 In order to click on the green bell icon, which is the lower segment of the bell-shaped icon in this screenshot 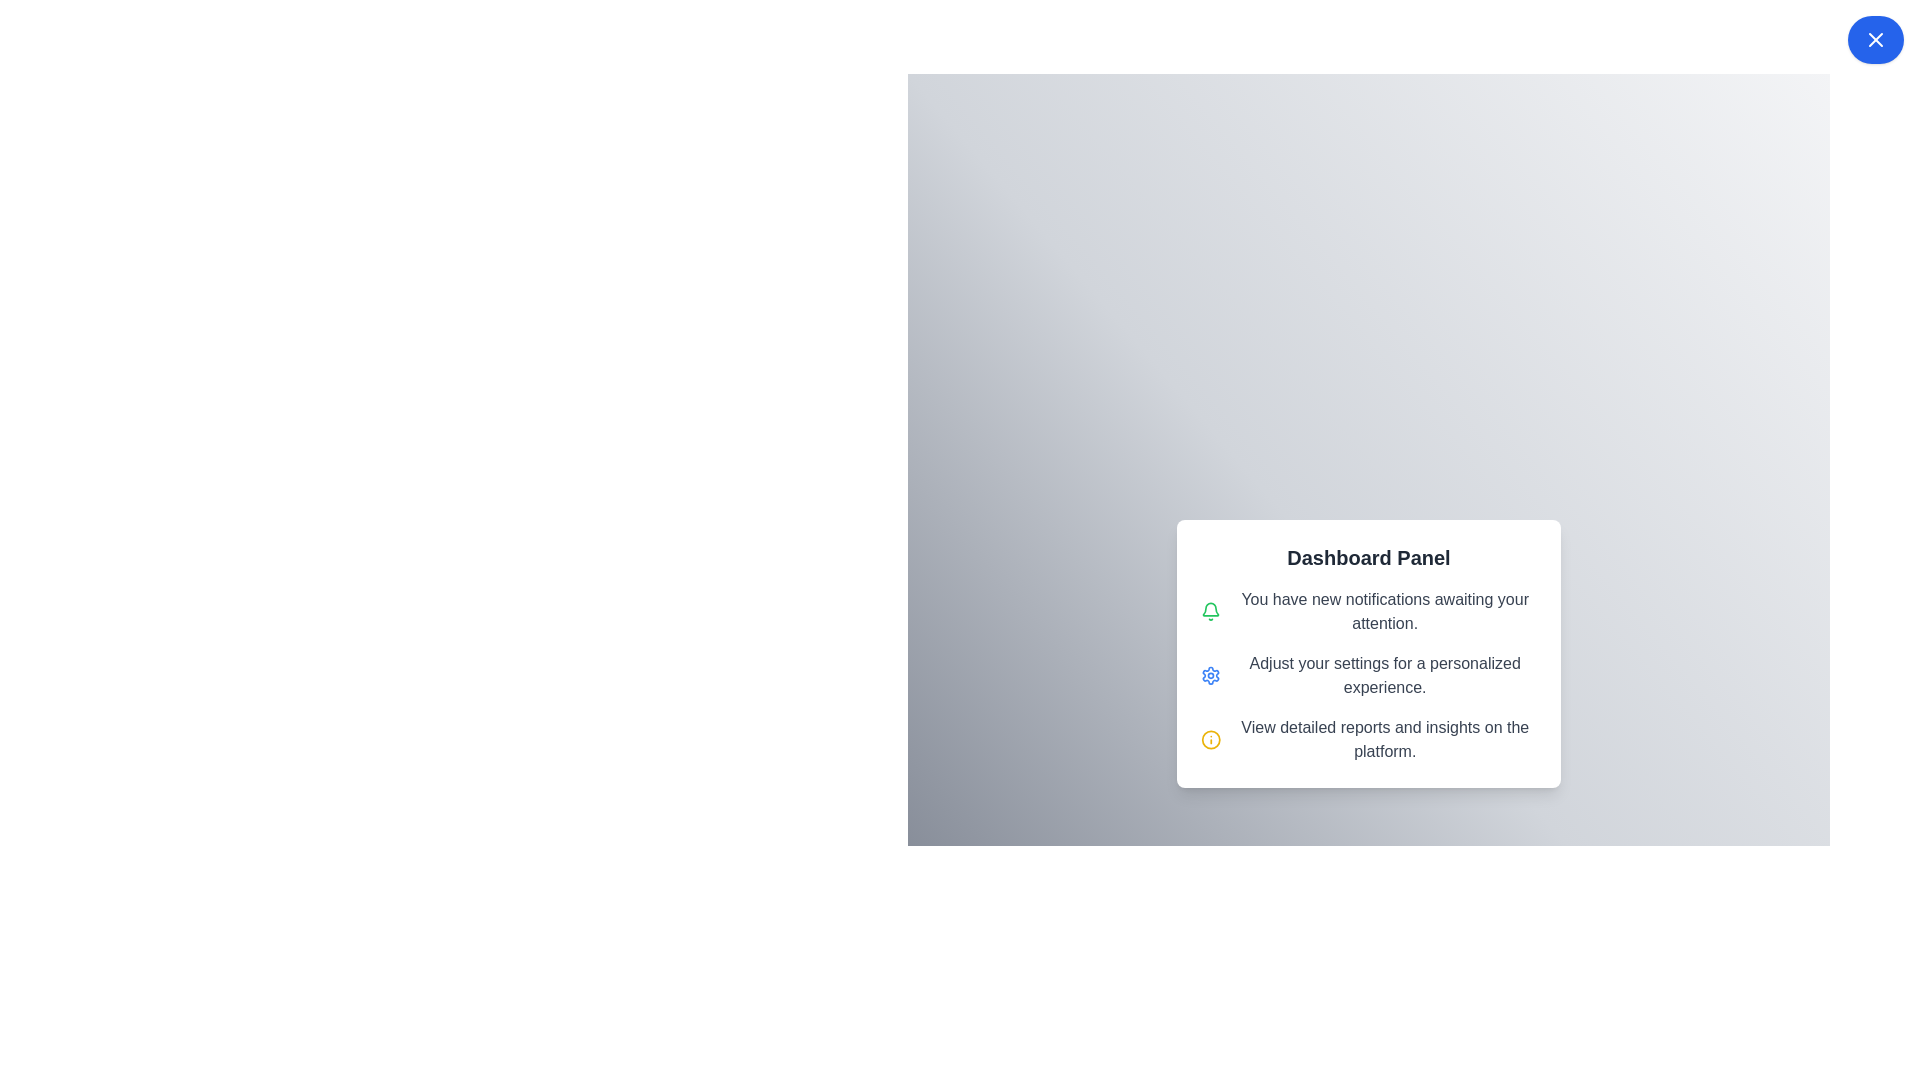, I will do `click(1210, 608)`.